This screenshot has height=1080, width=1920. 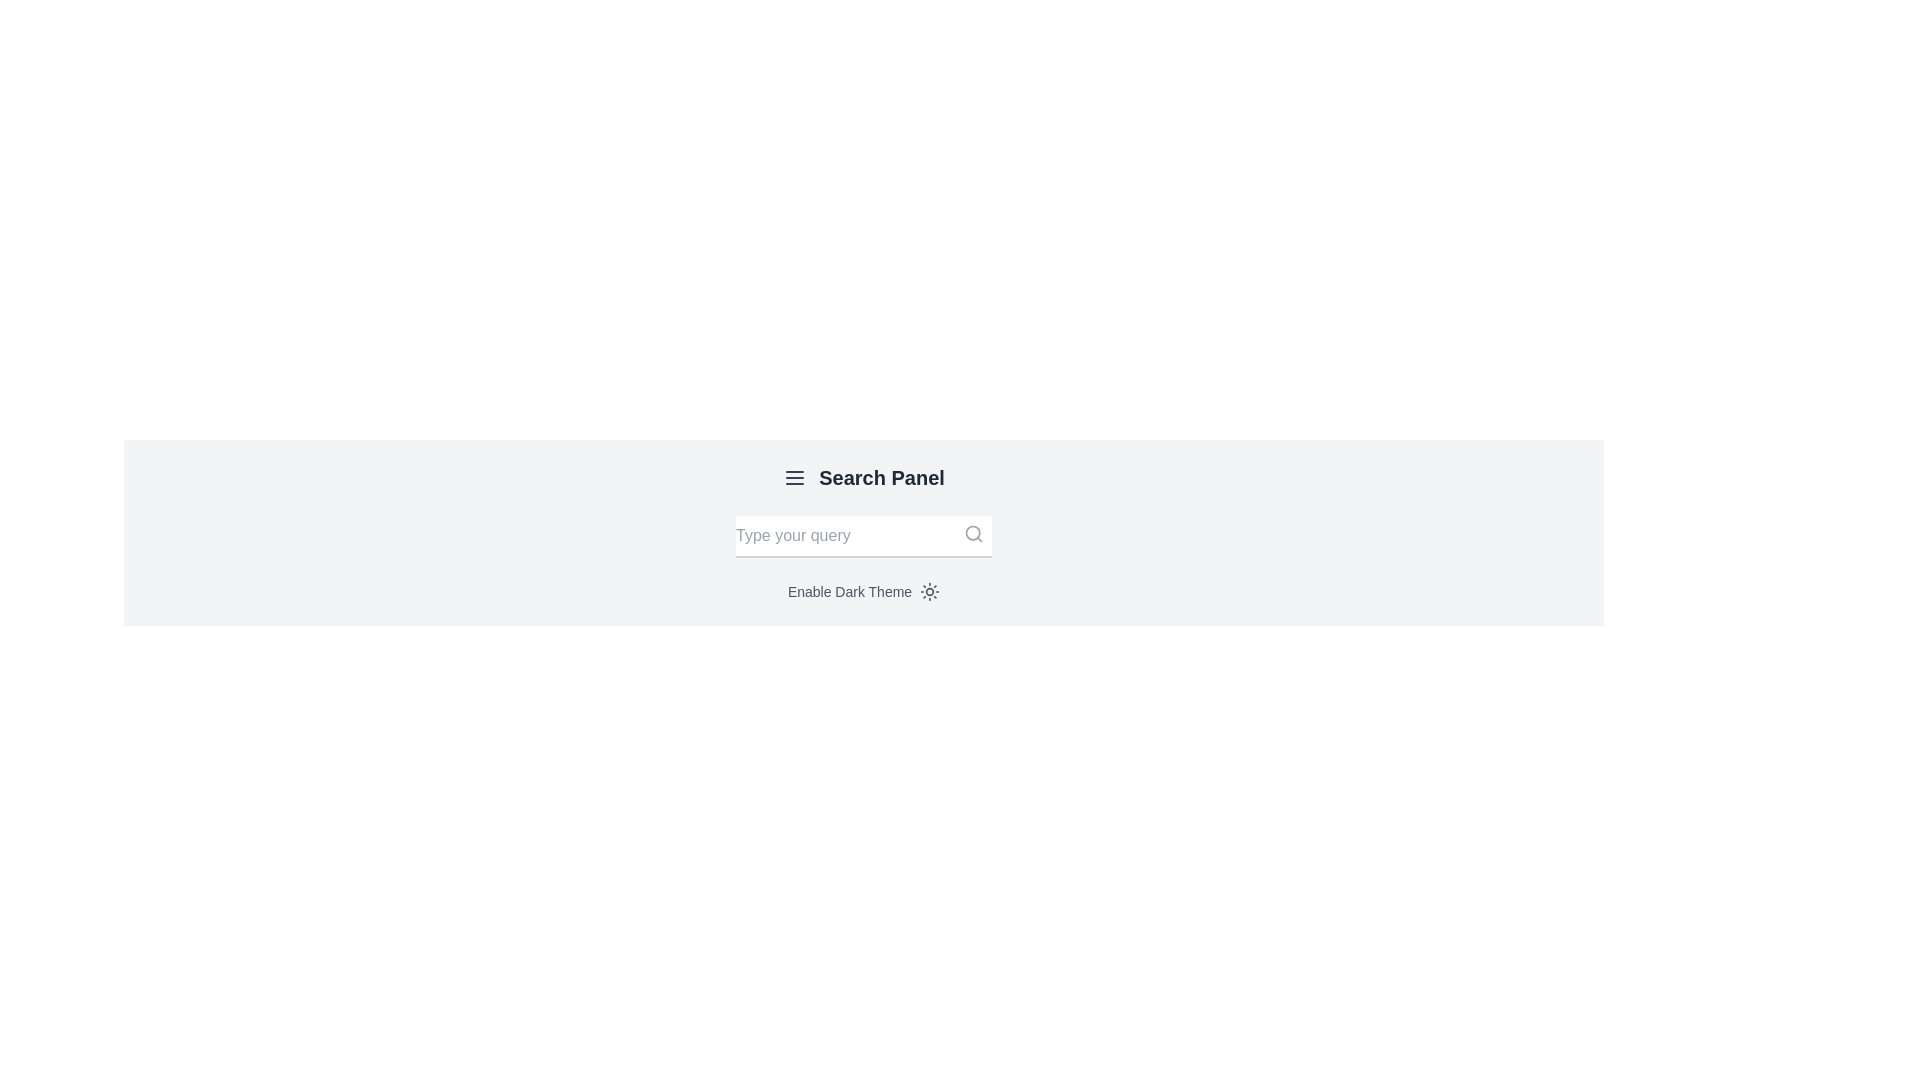 I want to click on the 'Search Panel' label, which prominently displays the text in bold, dark gray font and is located above the search bar and dark mode button, so click(x=864, y=478).